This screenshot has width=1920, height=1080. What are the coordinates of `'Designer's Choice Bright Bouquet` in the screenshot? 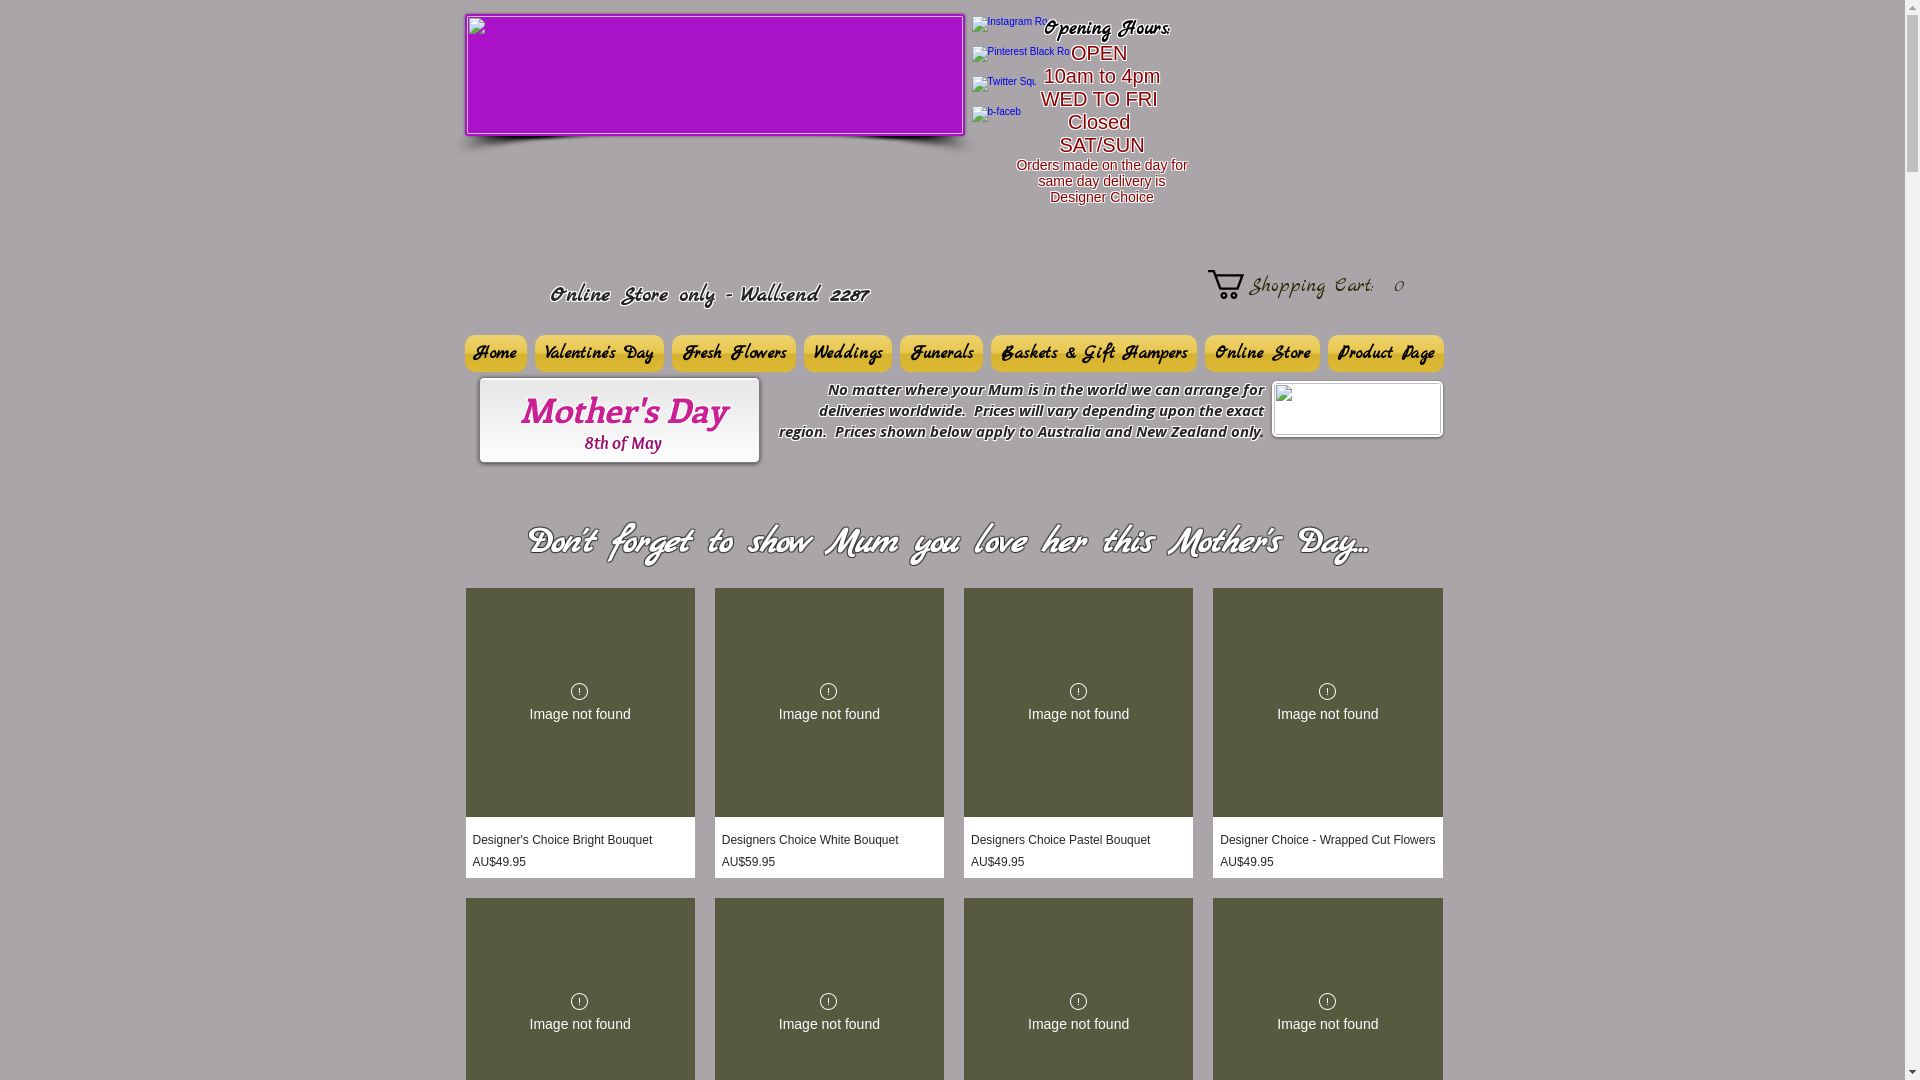 It's located at (579, 701).